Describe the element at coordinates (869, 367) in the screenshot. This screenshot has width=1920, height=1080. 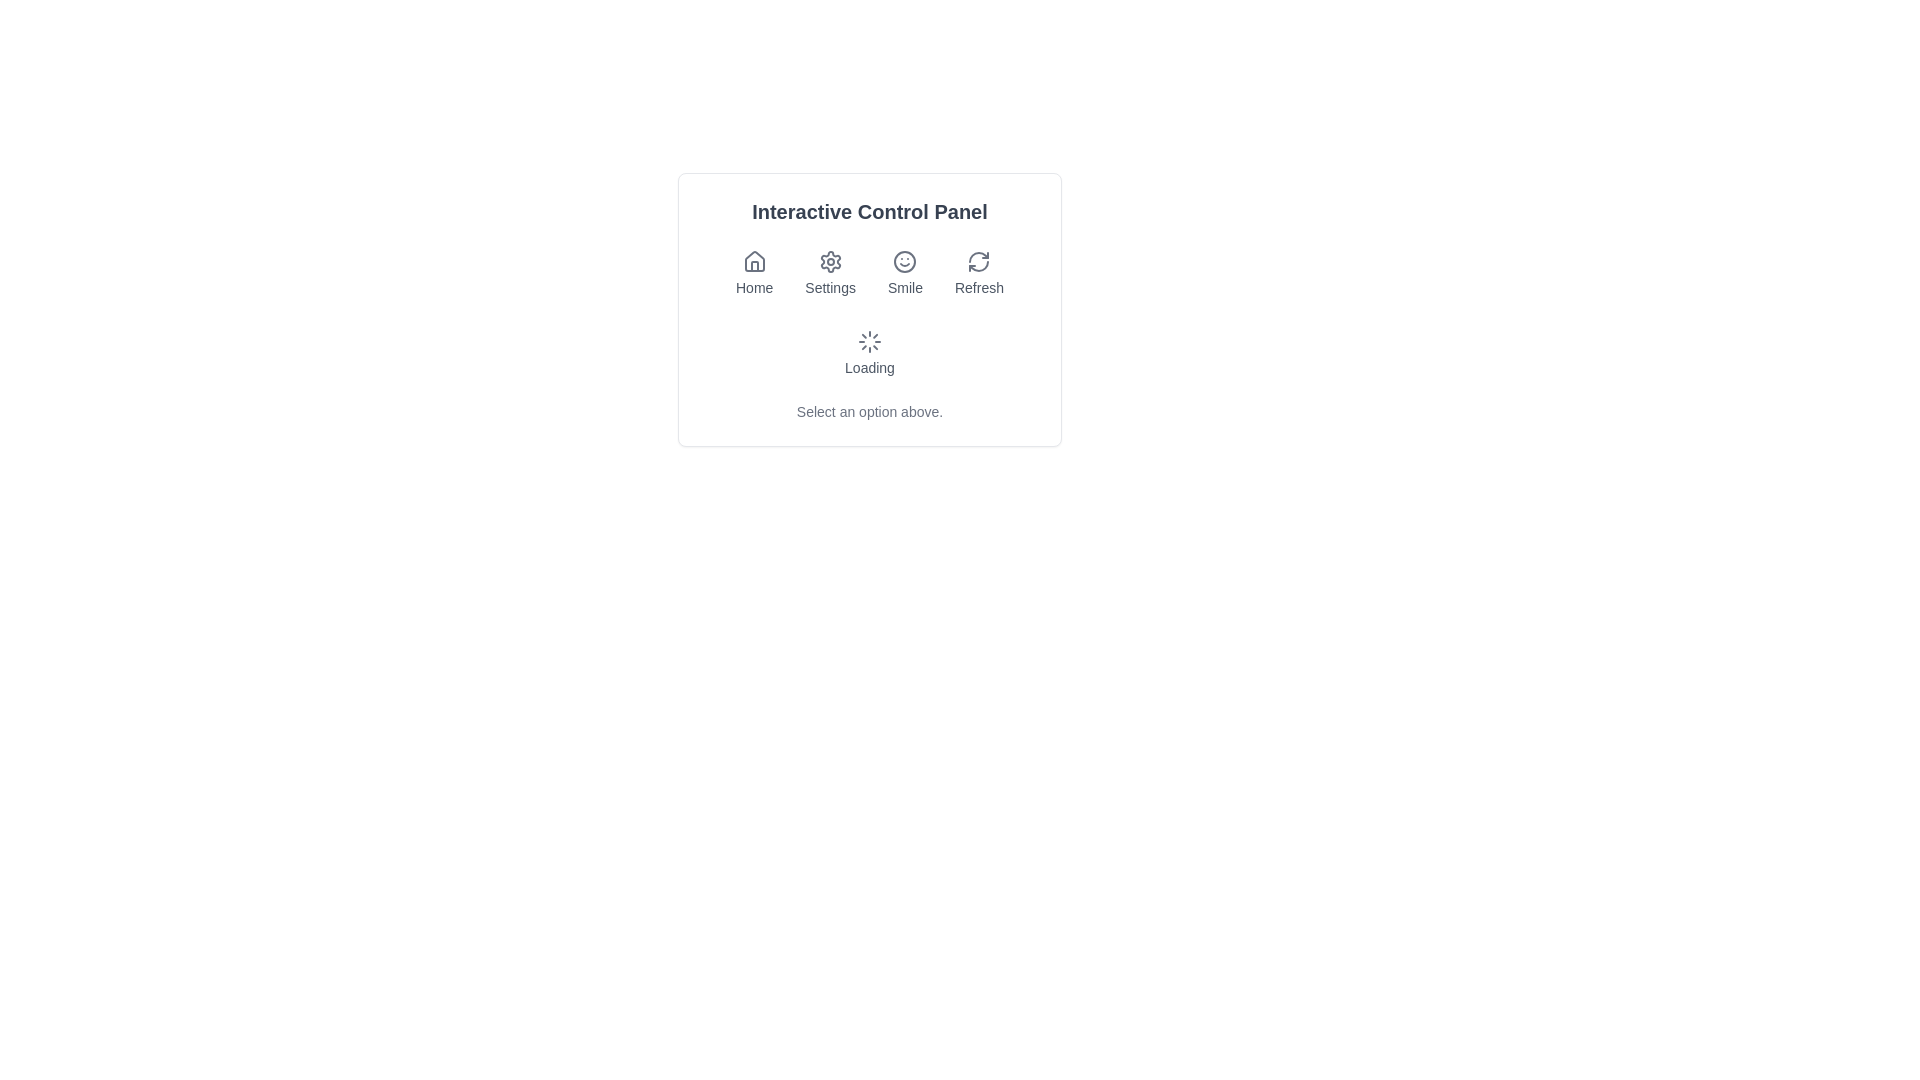
I see `the text label displaying 'Loading' in a small-sized, gray font, which is positioned beneath a spinner icon within the control panel` at that location.